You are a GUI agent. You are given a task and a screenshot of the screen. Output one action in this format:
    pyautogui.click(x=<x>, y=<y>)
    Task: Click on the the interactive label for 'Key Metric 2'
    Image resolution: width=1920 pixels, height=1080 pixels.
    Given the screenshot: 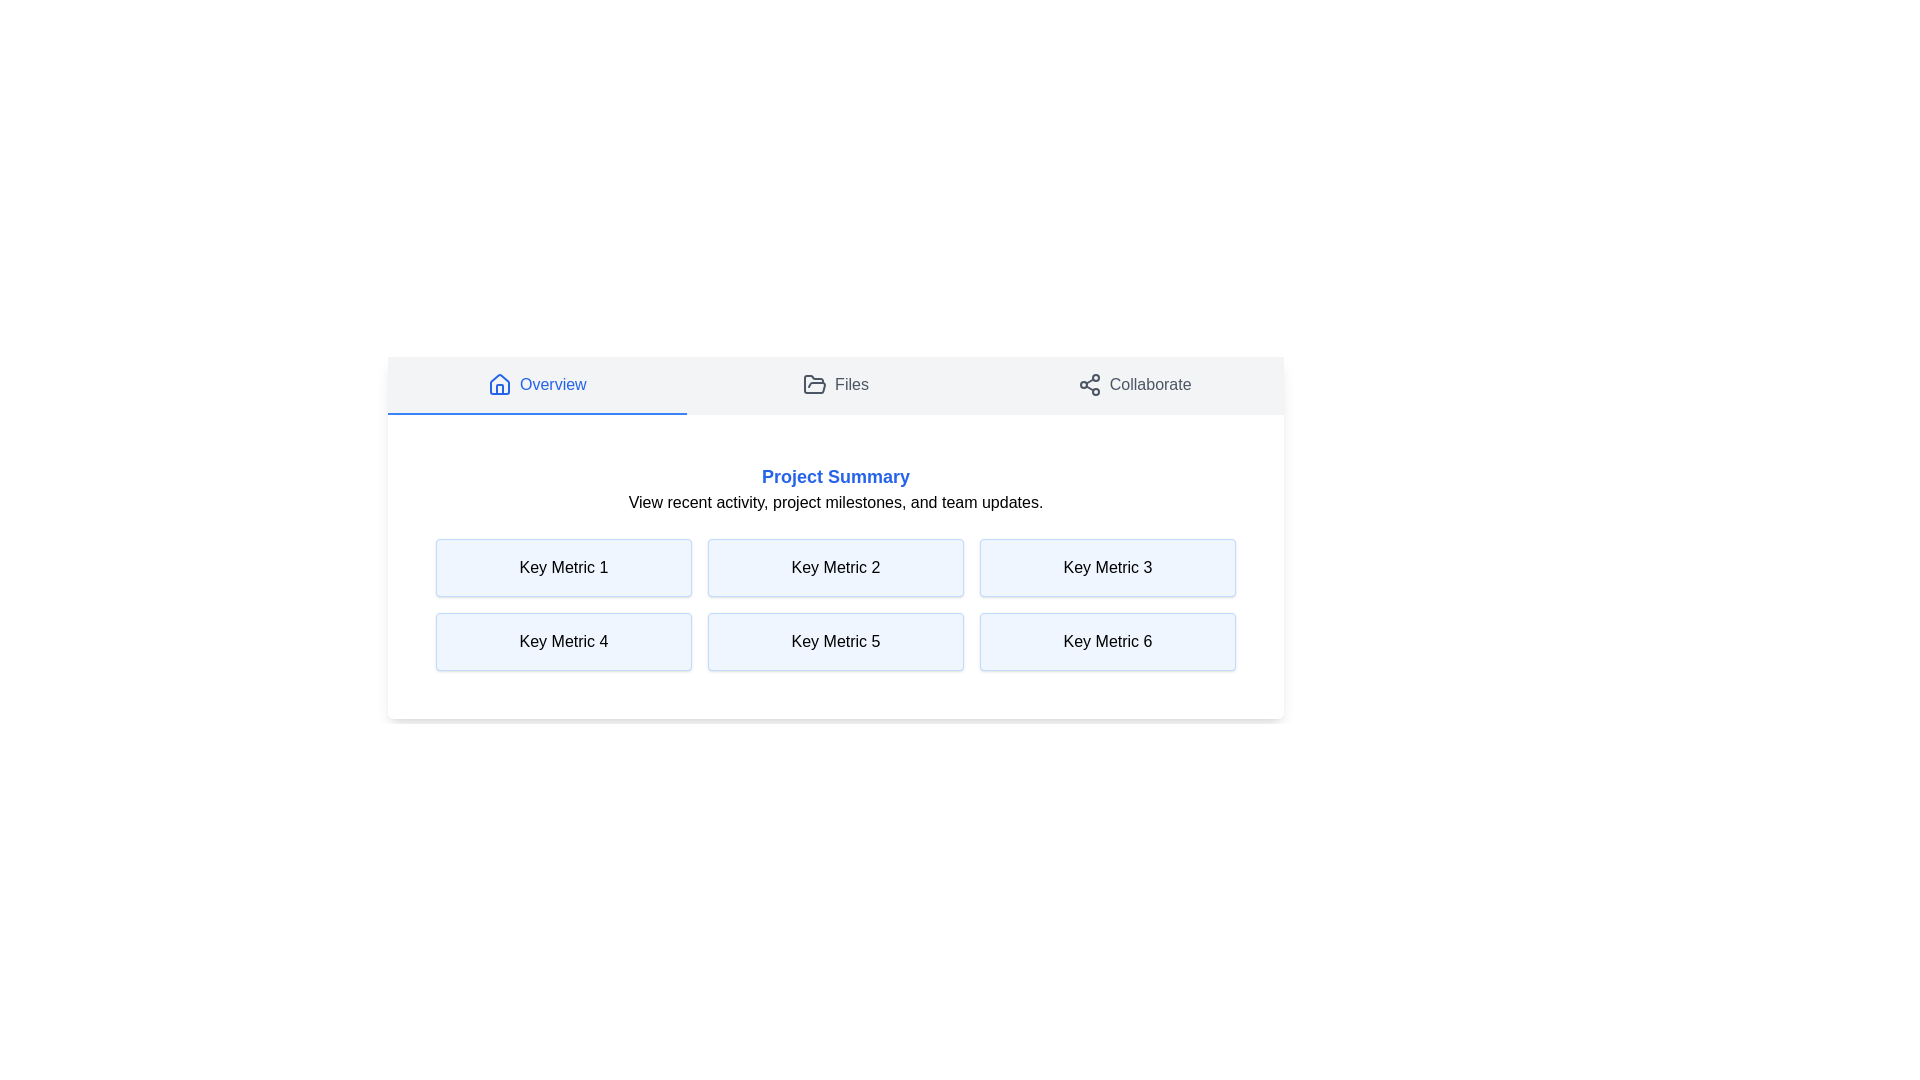 What is the action you would take?
    pyautogui.click(x=835, y=567)
    